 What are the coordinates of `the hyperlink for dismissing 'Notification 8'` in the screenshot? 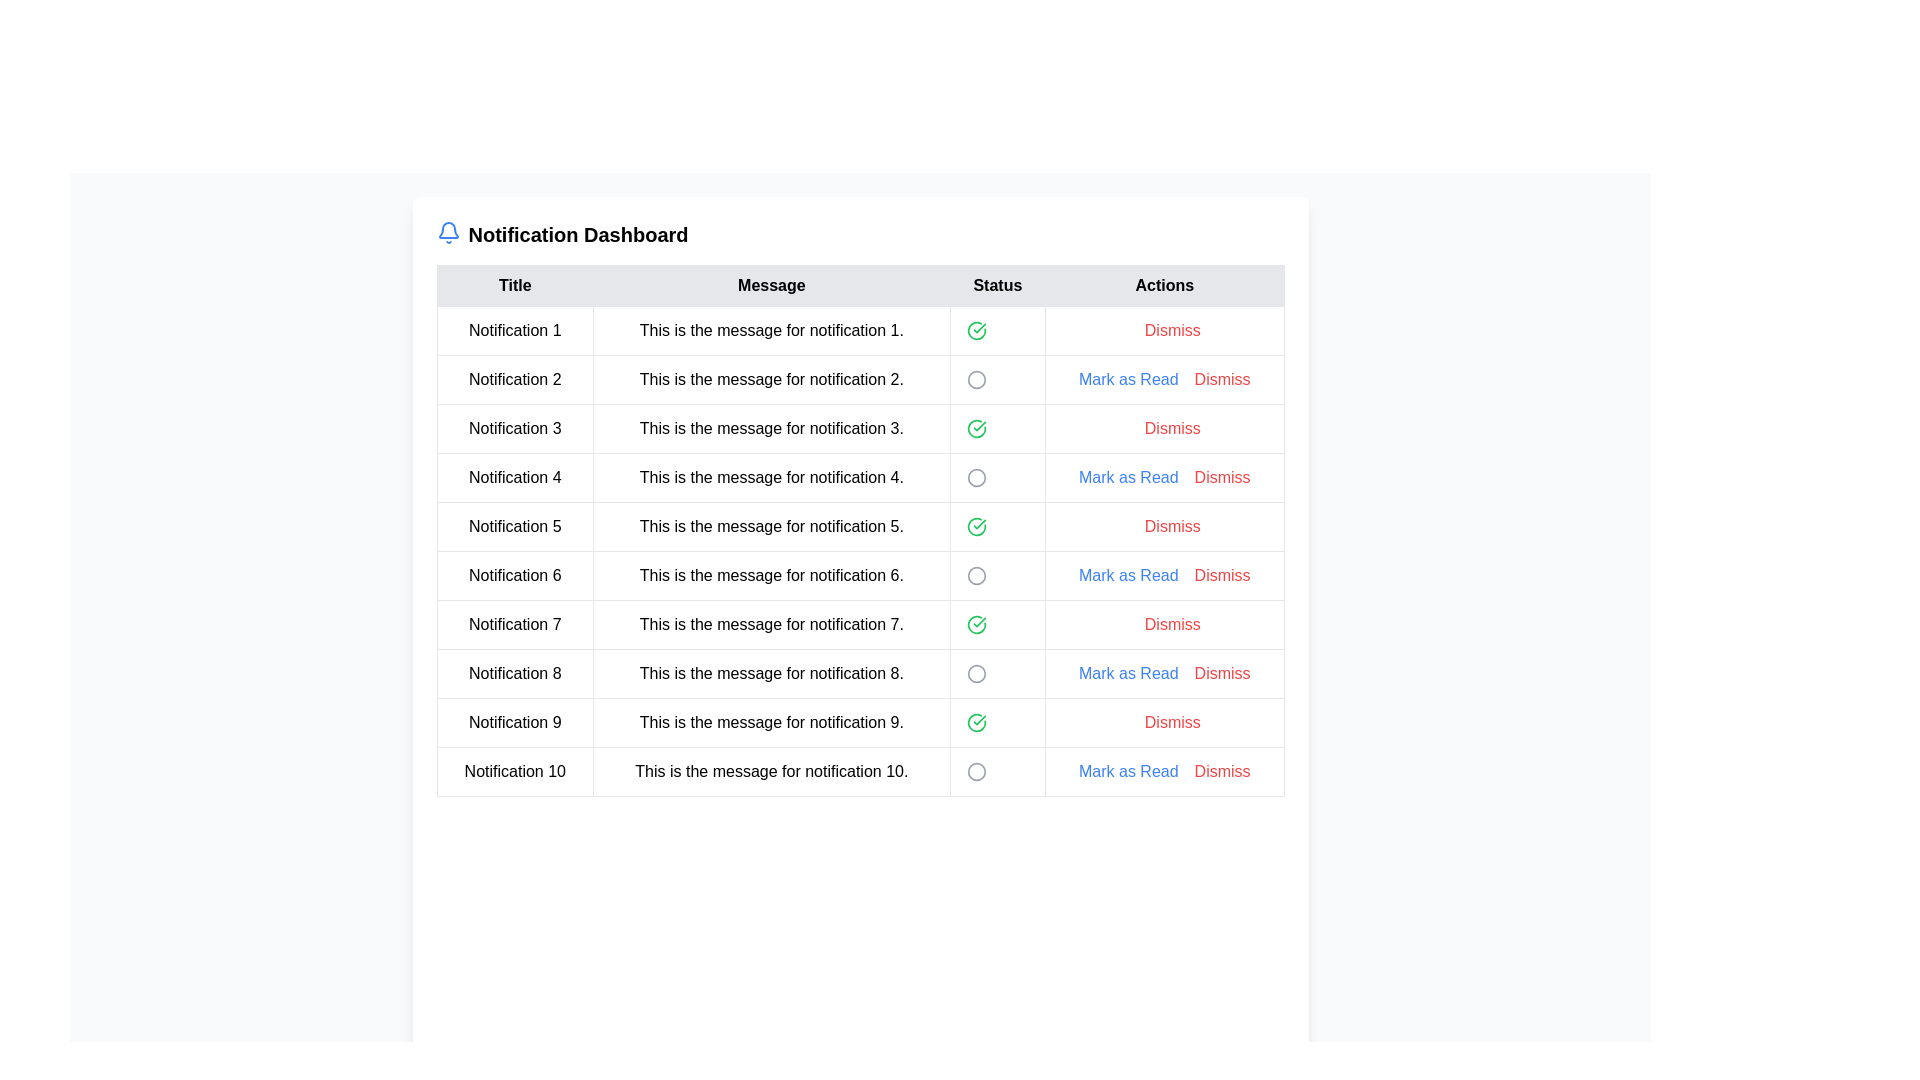 It's located at (1221, 674).